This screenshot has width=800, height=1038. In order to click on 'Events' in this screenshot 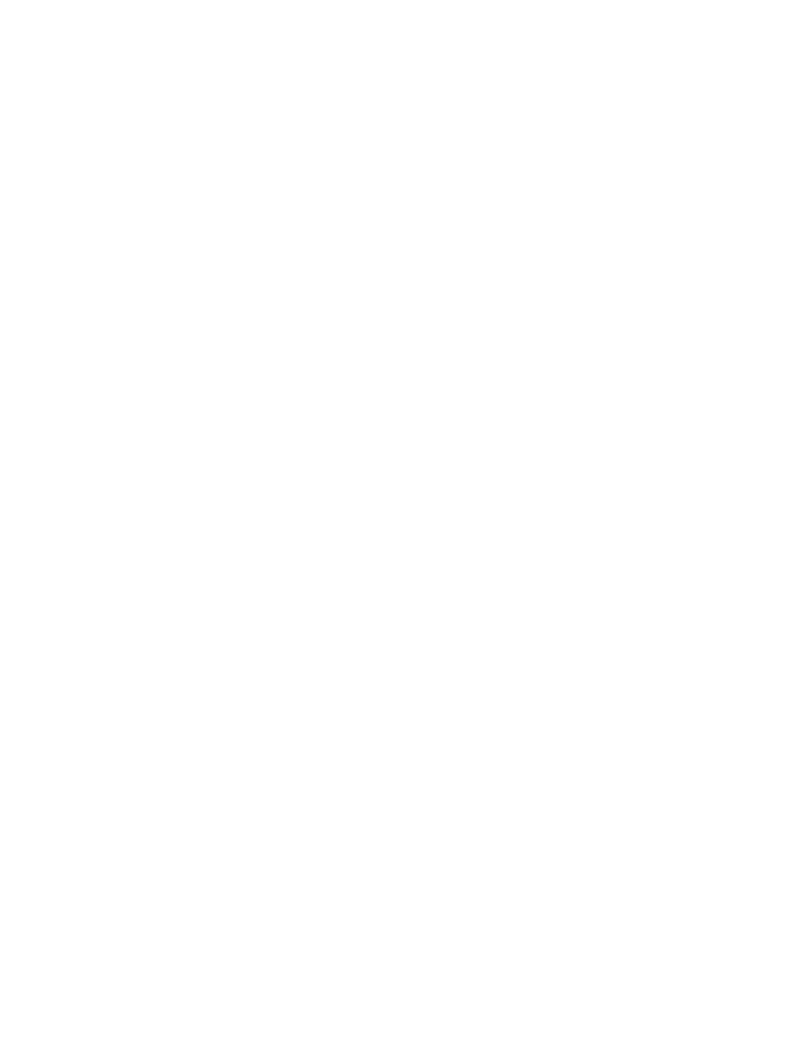, I will do `click(183, 285)`.